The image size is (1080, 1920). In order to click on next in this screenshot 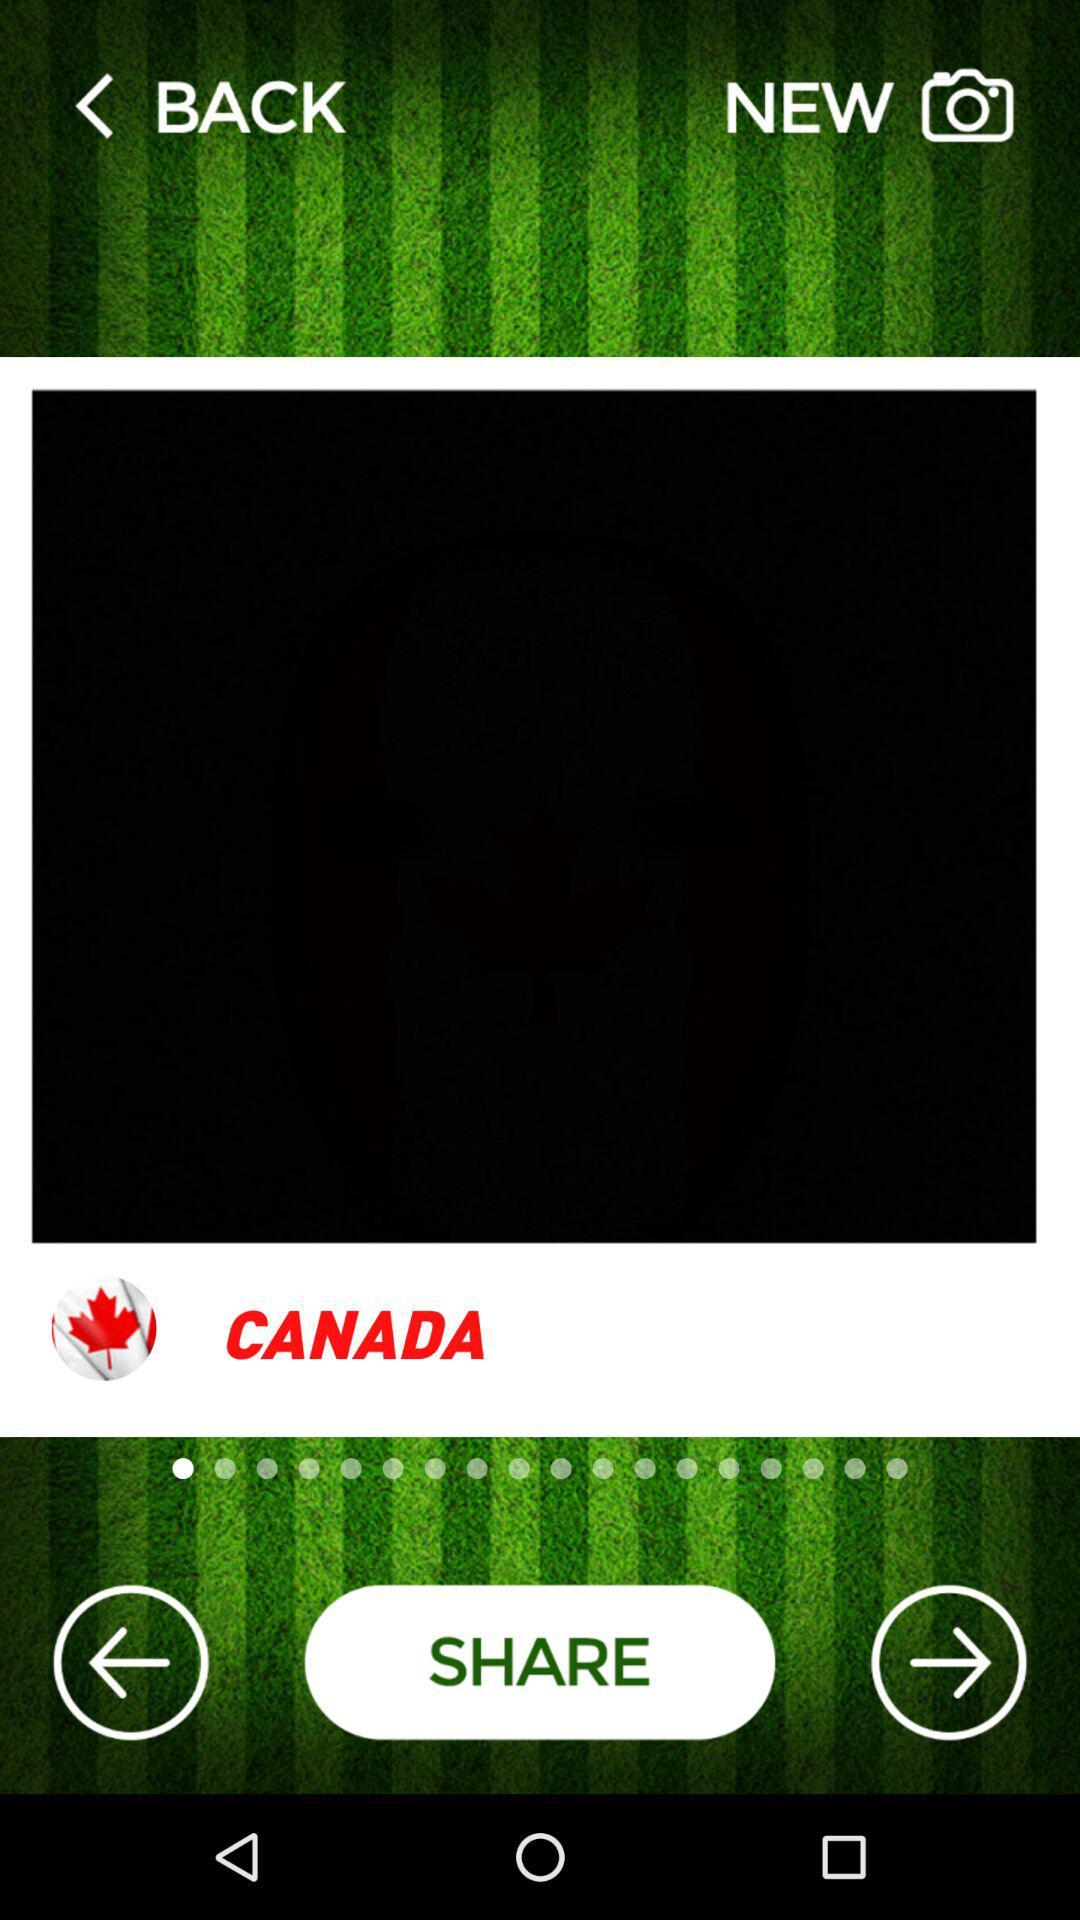, I will do `click(947, 1662)`.